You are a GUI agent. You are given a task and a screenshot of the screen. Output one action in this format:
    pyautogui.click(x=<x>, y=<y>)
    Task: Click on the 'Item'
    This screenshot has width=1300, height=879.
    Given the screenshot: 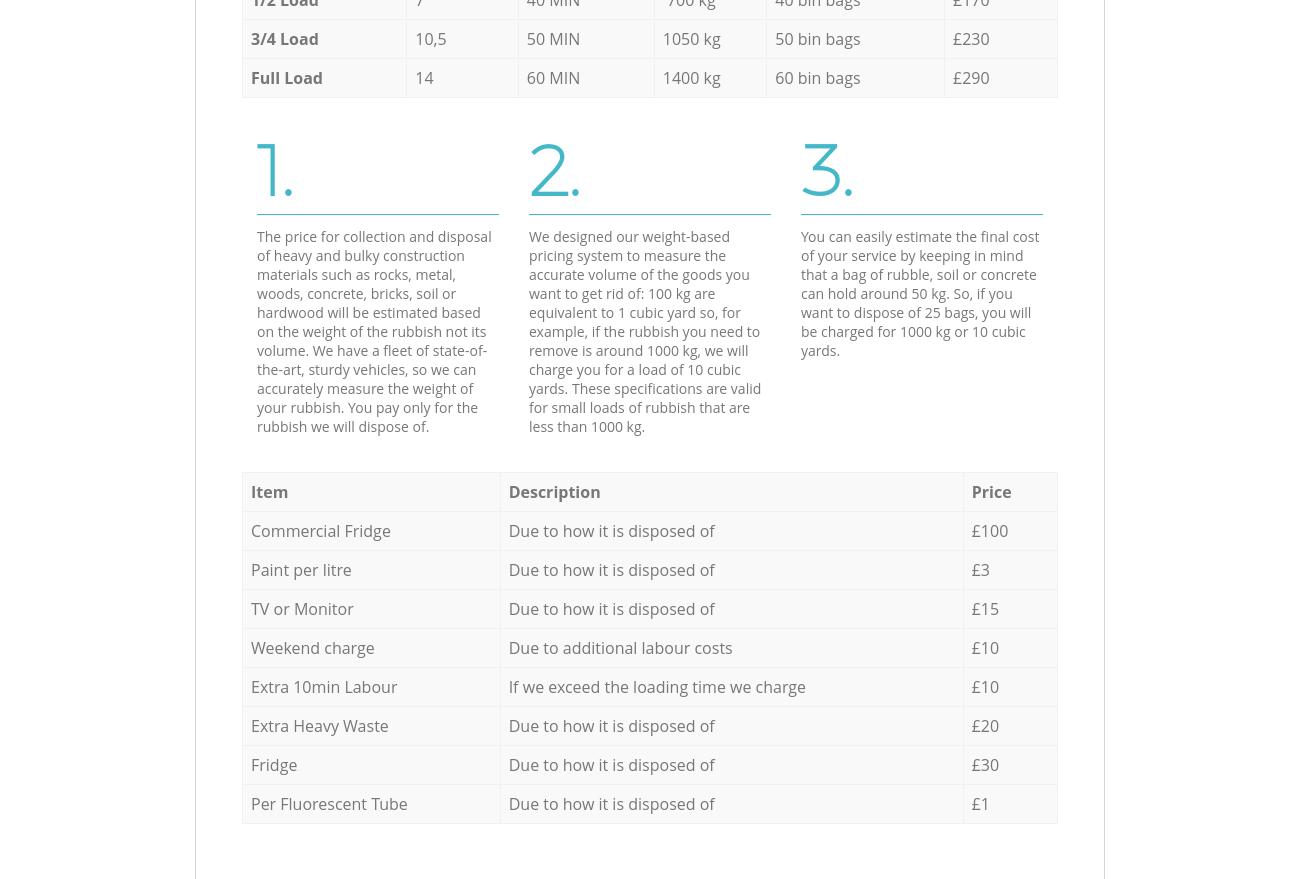 What is the action you would take?
    pyautogui.click(x=268, y=490)
    